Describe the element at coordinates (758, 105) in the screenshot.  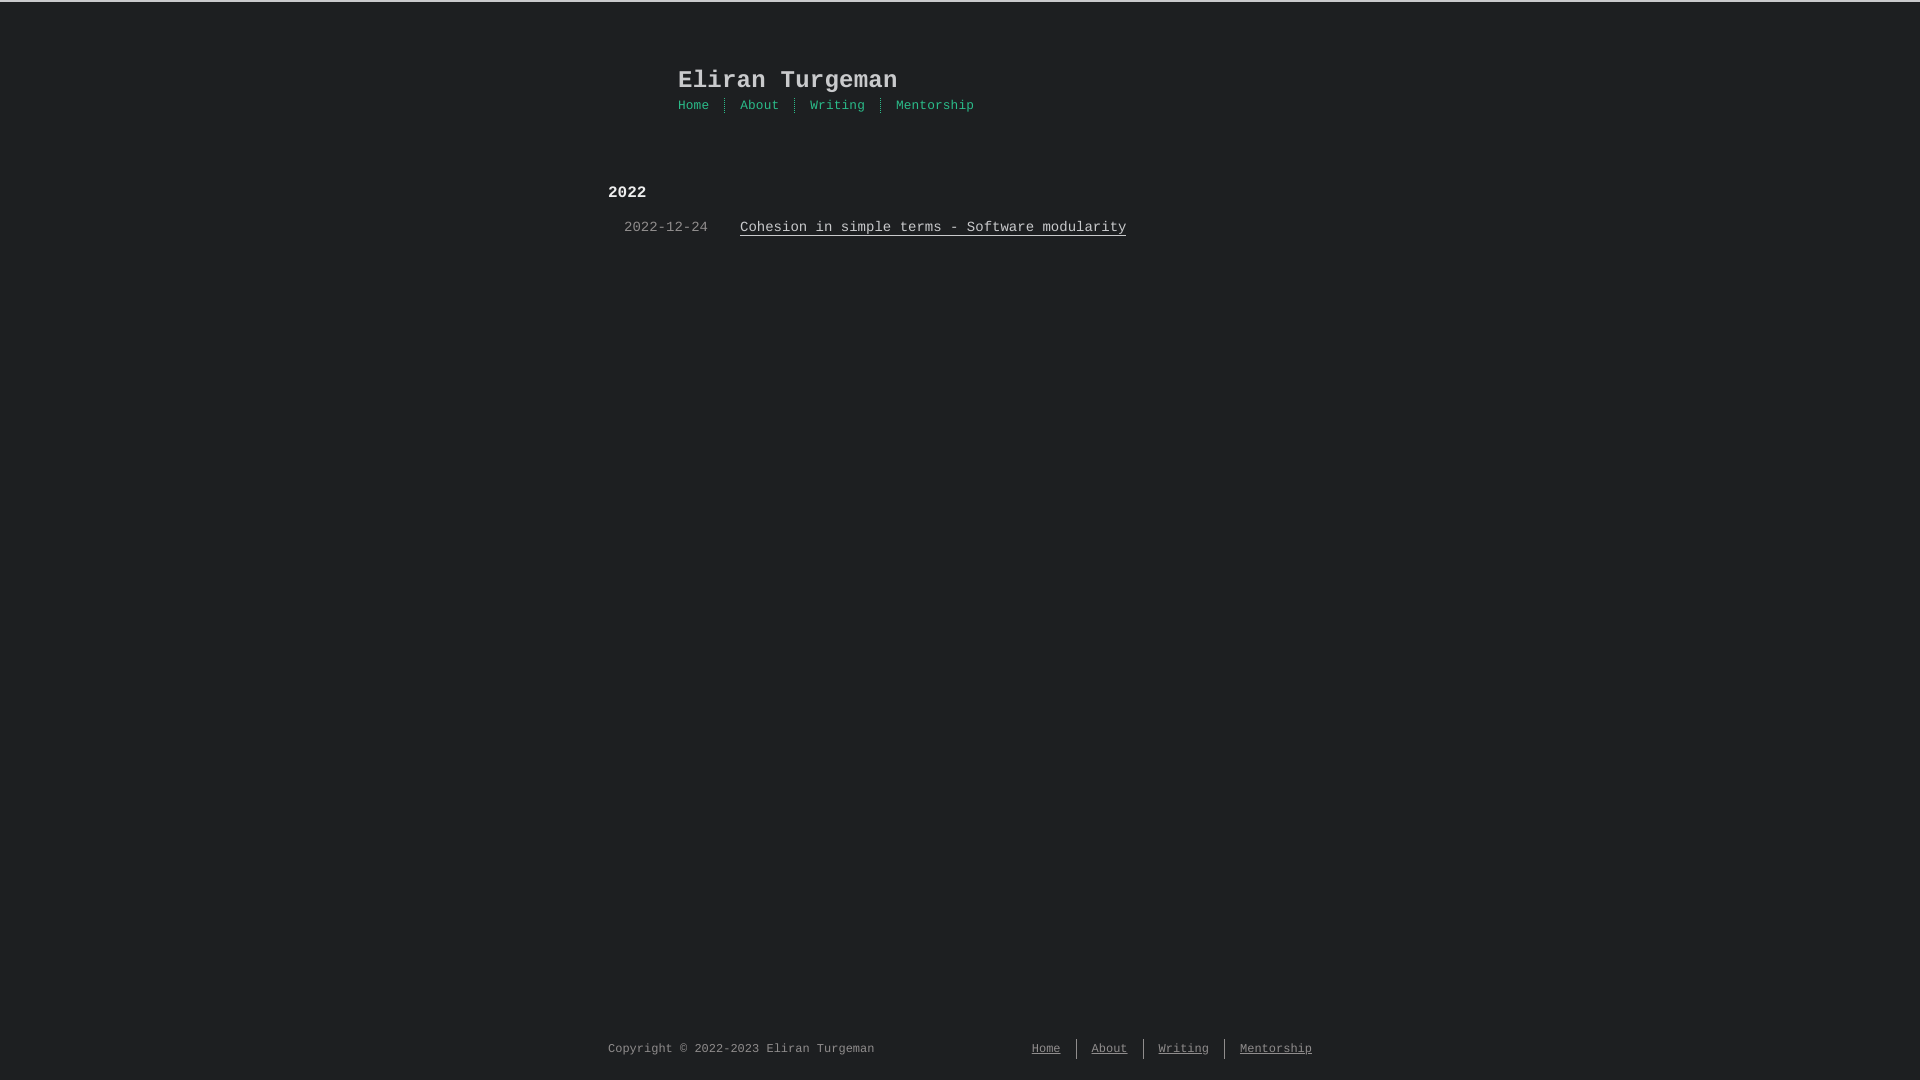
I see `'About'` at that location.